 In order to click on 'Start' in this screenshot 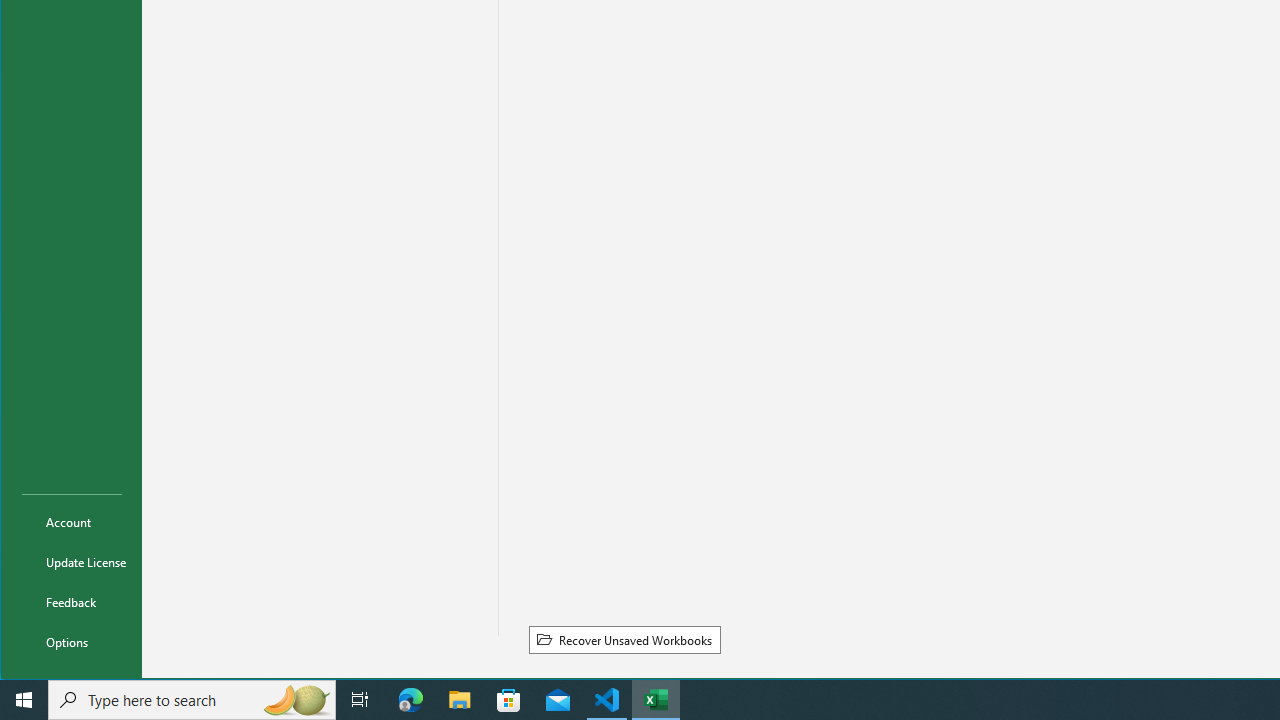, I will do `click(24, 698)`.